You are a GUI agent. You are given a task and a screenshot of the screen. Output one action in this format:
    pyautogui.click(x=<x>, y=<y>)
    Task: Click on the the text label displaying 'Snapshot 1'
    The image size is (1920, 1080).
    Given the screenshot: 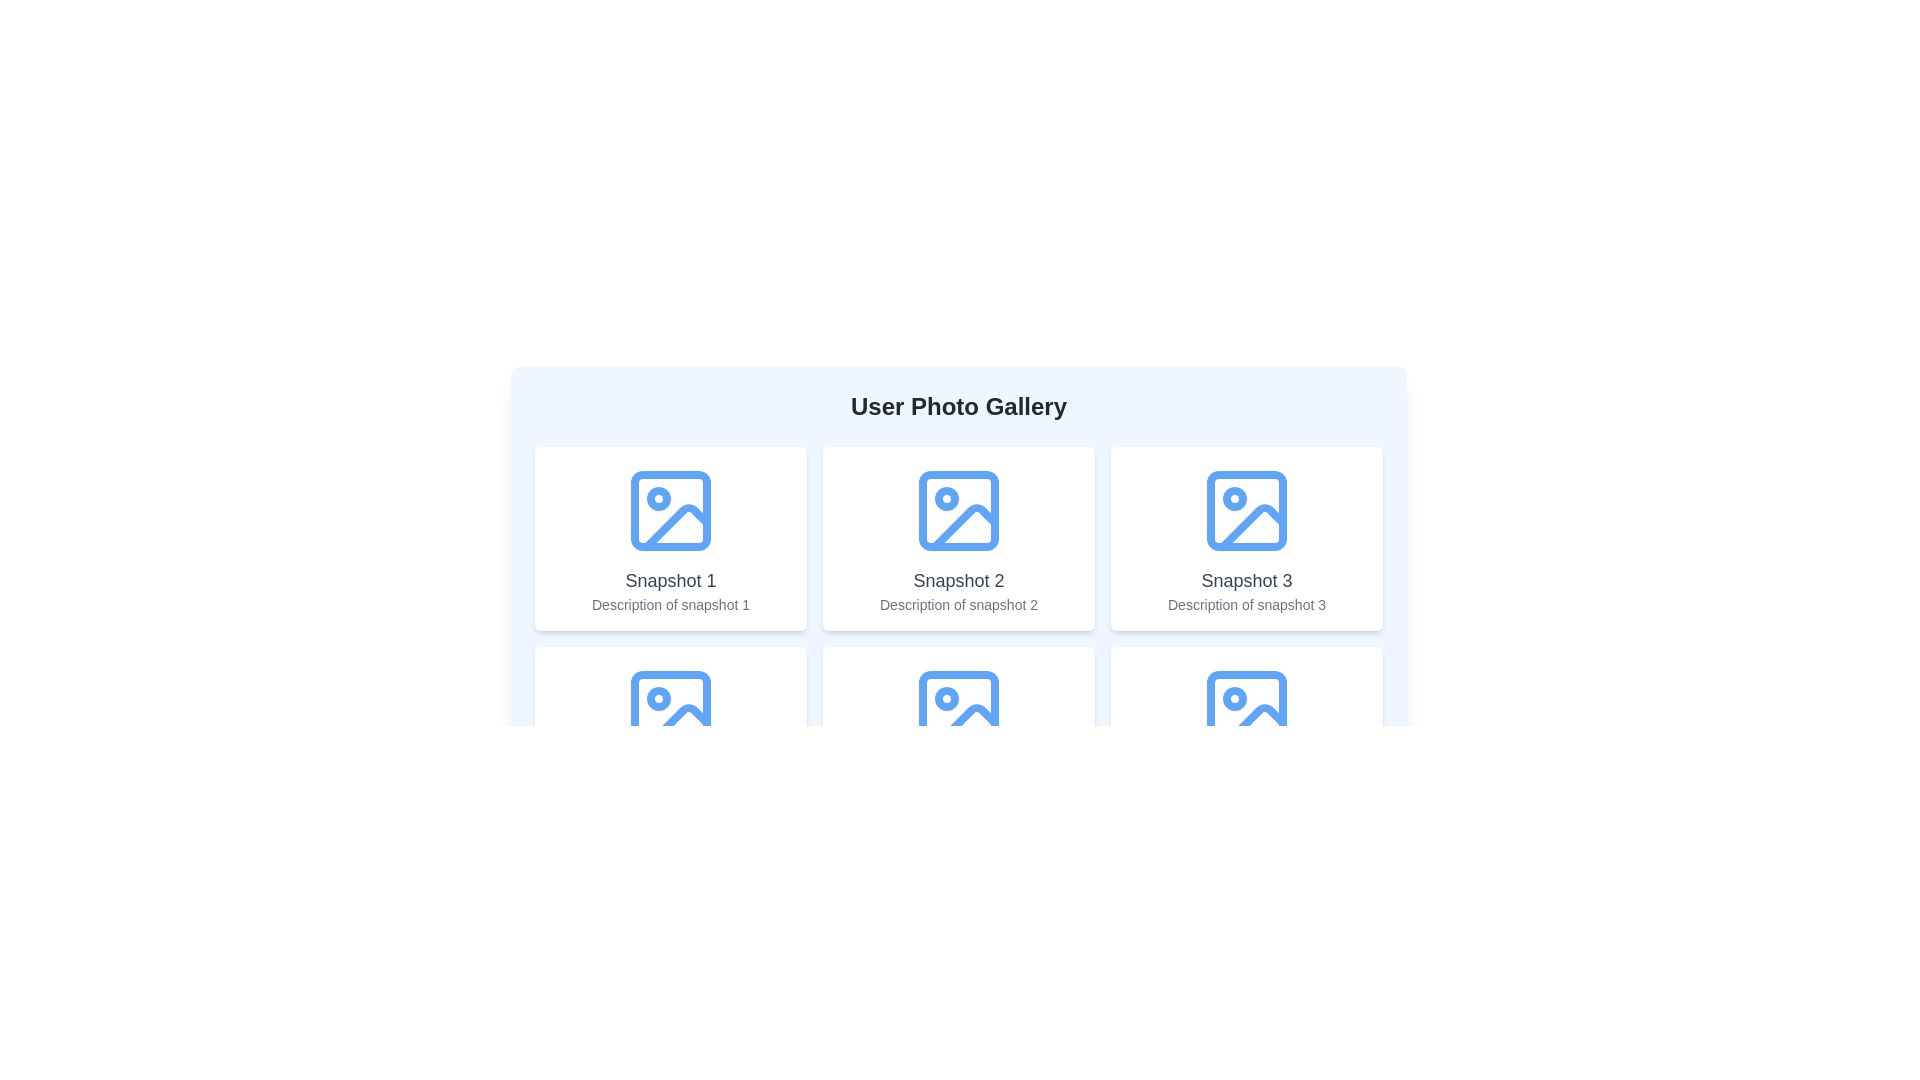 What is the action you would take?
    pyautogui.click(x=671, y=581)
    